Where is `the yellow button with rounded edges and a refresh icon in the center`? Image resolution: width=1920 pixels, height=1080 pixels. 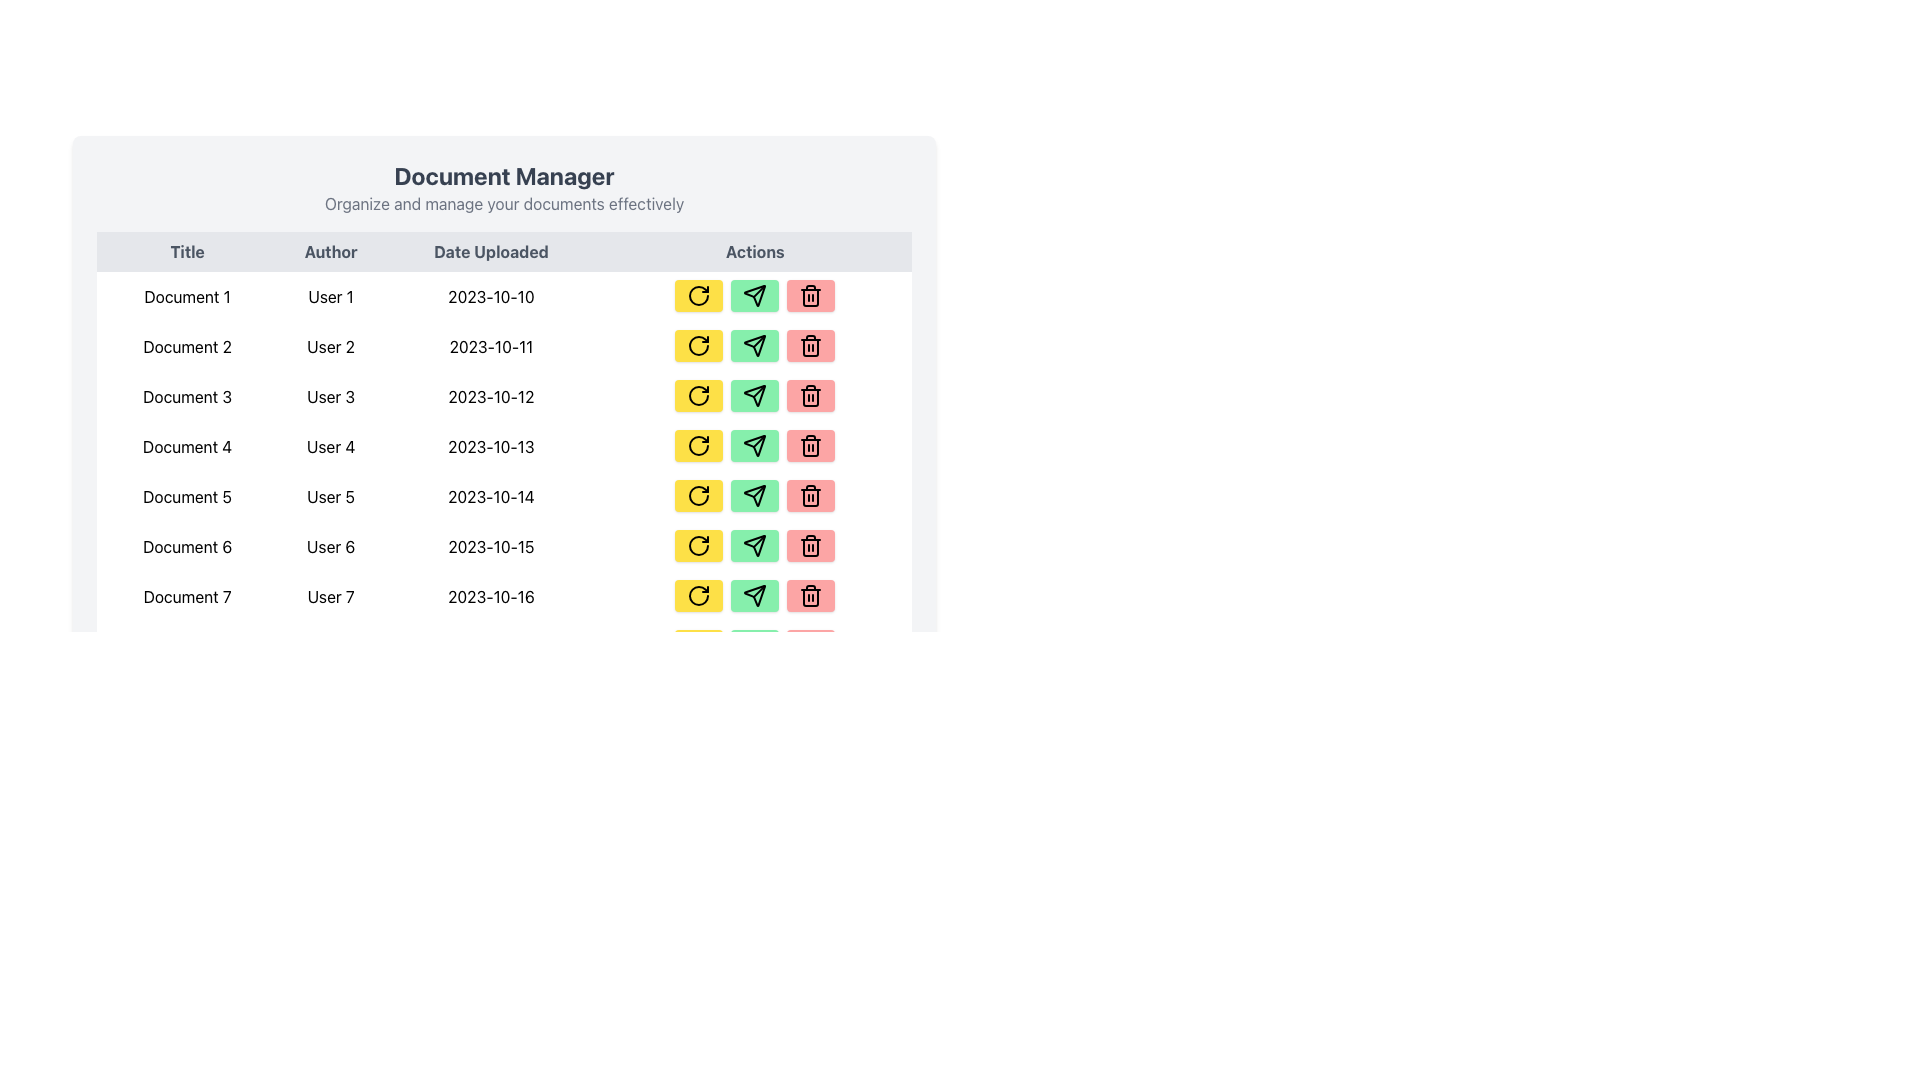 the yellow button with rounded edges and a refresh icon in the center is located at coordinates (699, 296).